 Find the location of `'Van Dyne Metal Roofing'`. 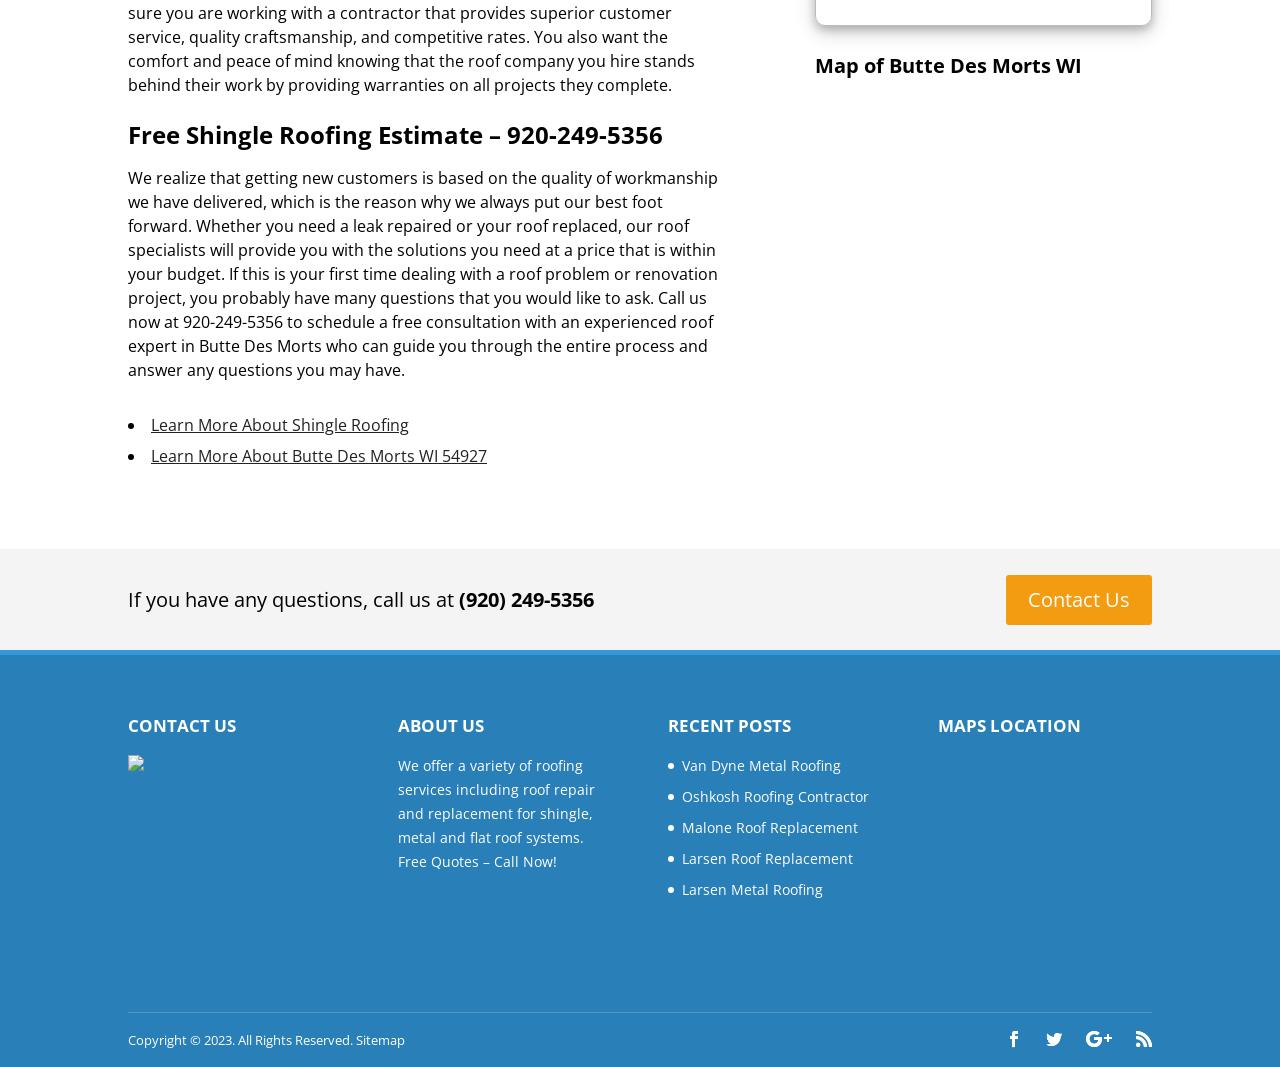

'Van Dyne Metal Roofing' is located at coordinates (760, 763).